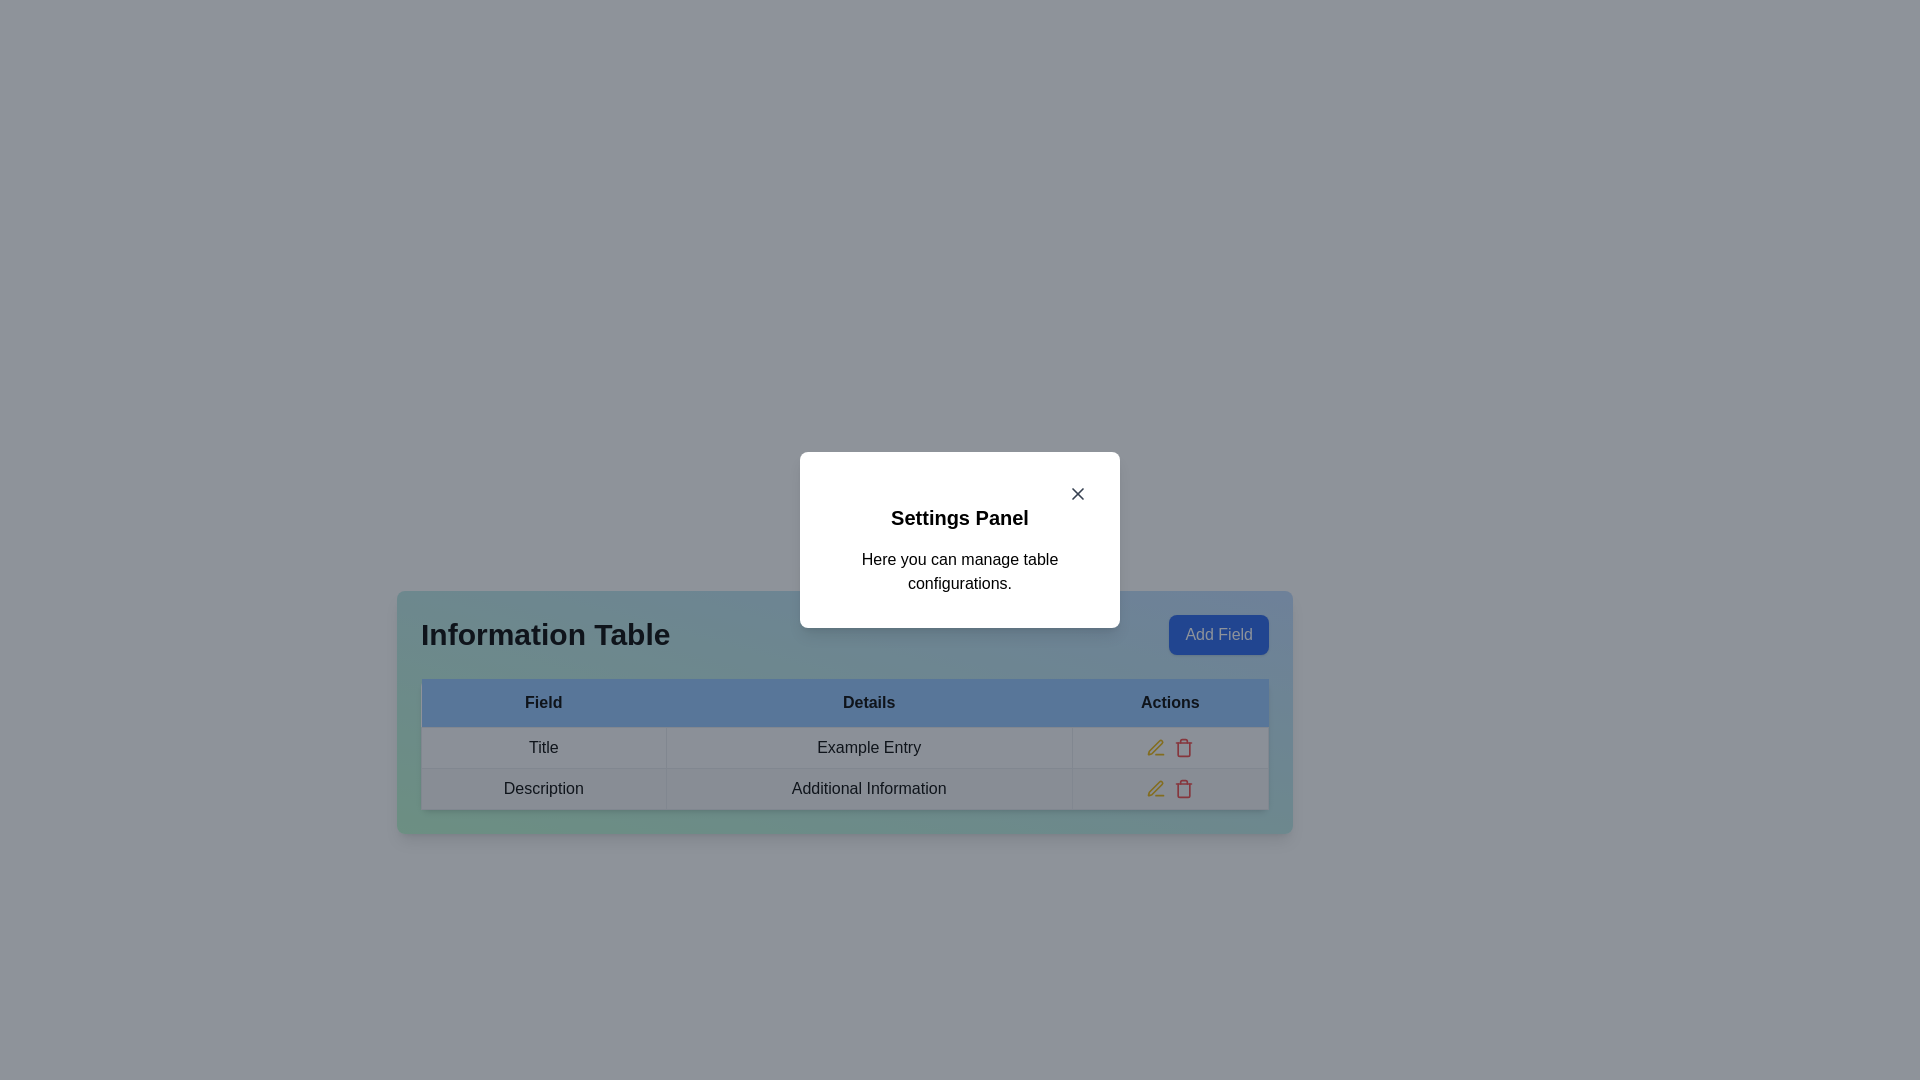 Image resolution: width=1920 pixels, height=1080 pixels. What do you see at coordinates (844, 744) in the screenshot?
I see `a table cell in the data table located in the 'Information Table' section` at bounding box center [844, 744].